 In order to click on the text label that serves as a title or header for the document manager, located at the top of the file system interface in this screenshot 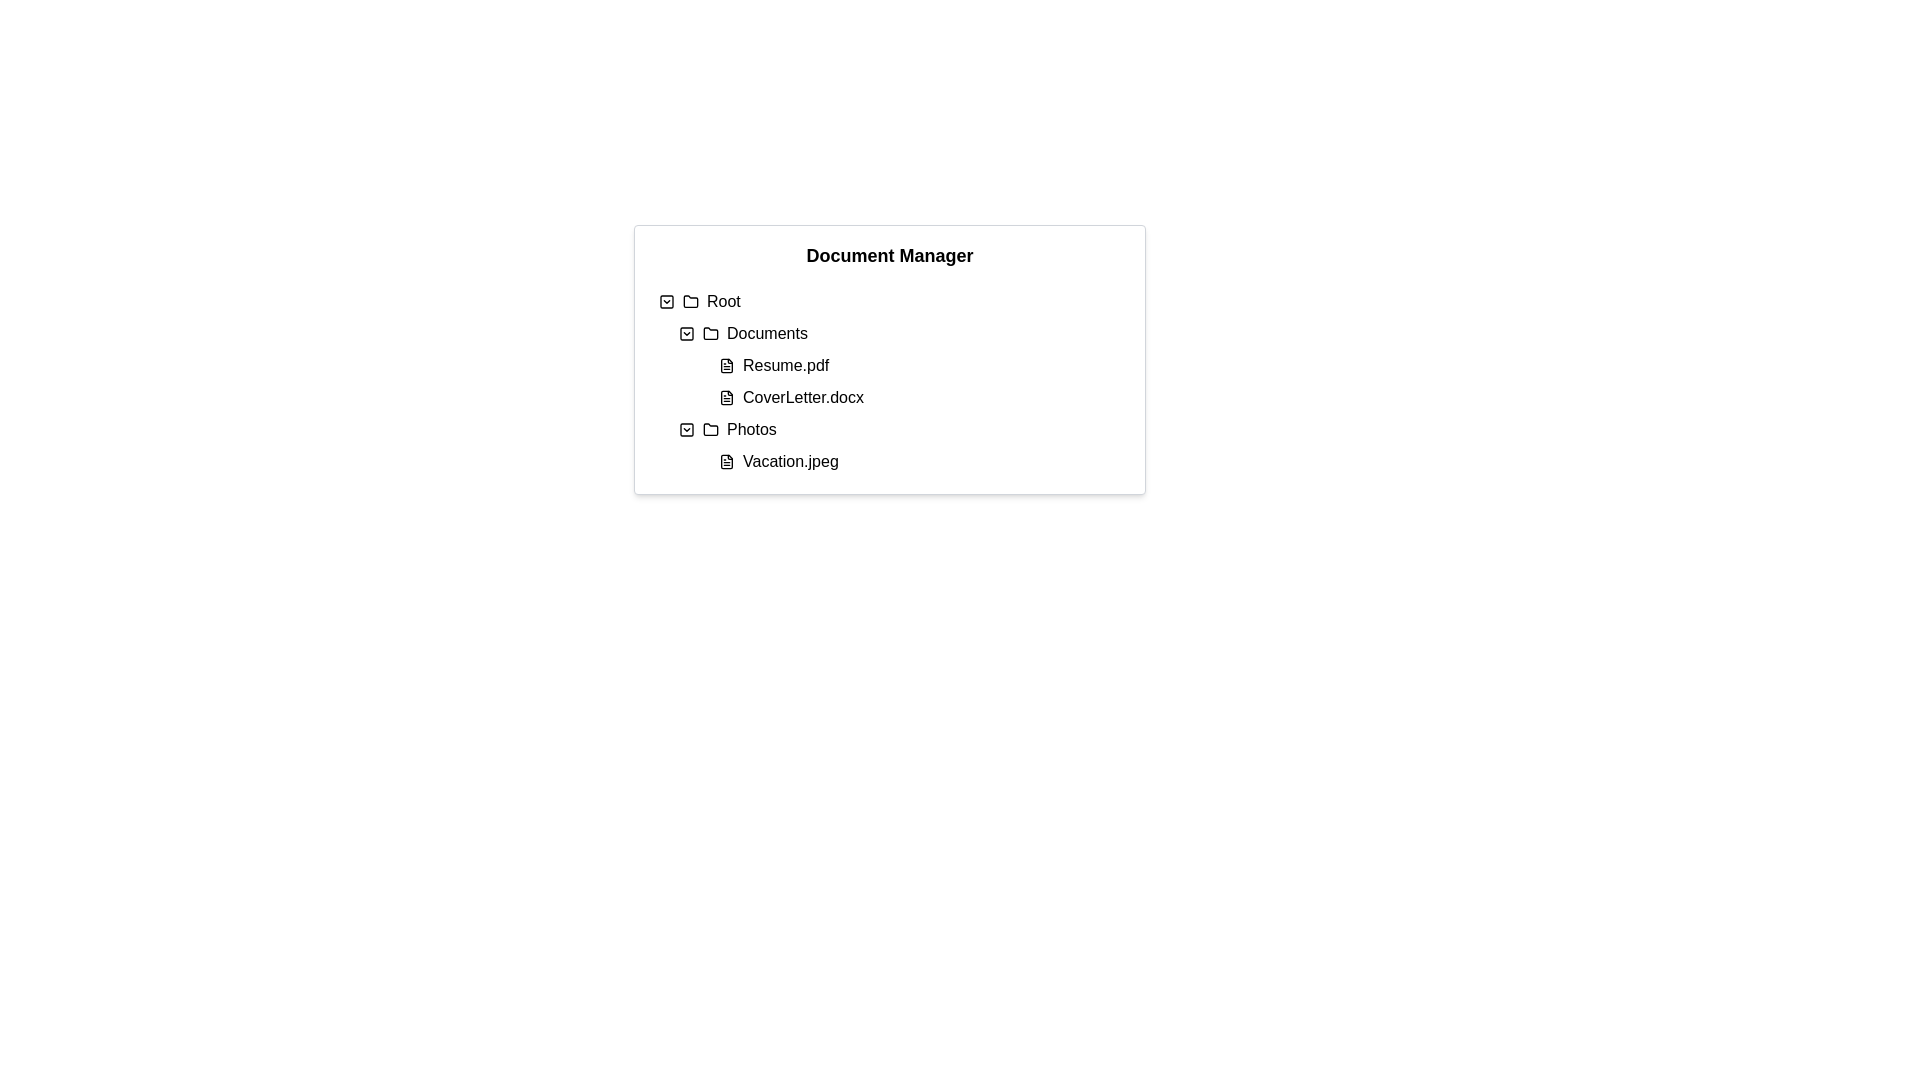, I will do `click(888, 254)`.